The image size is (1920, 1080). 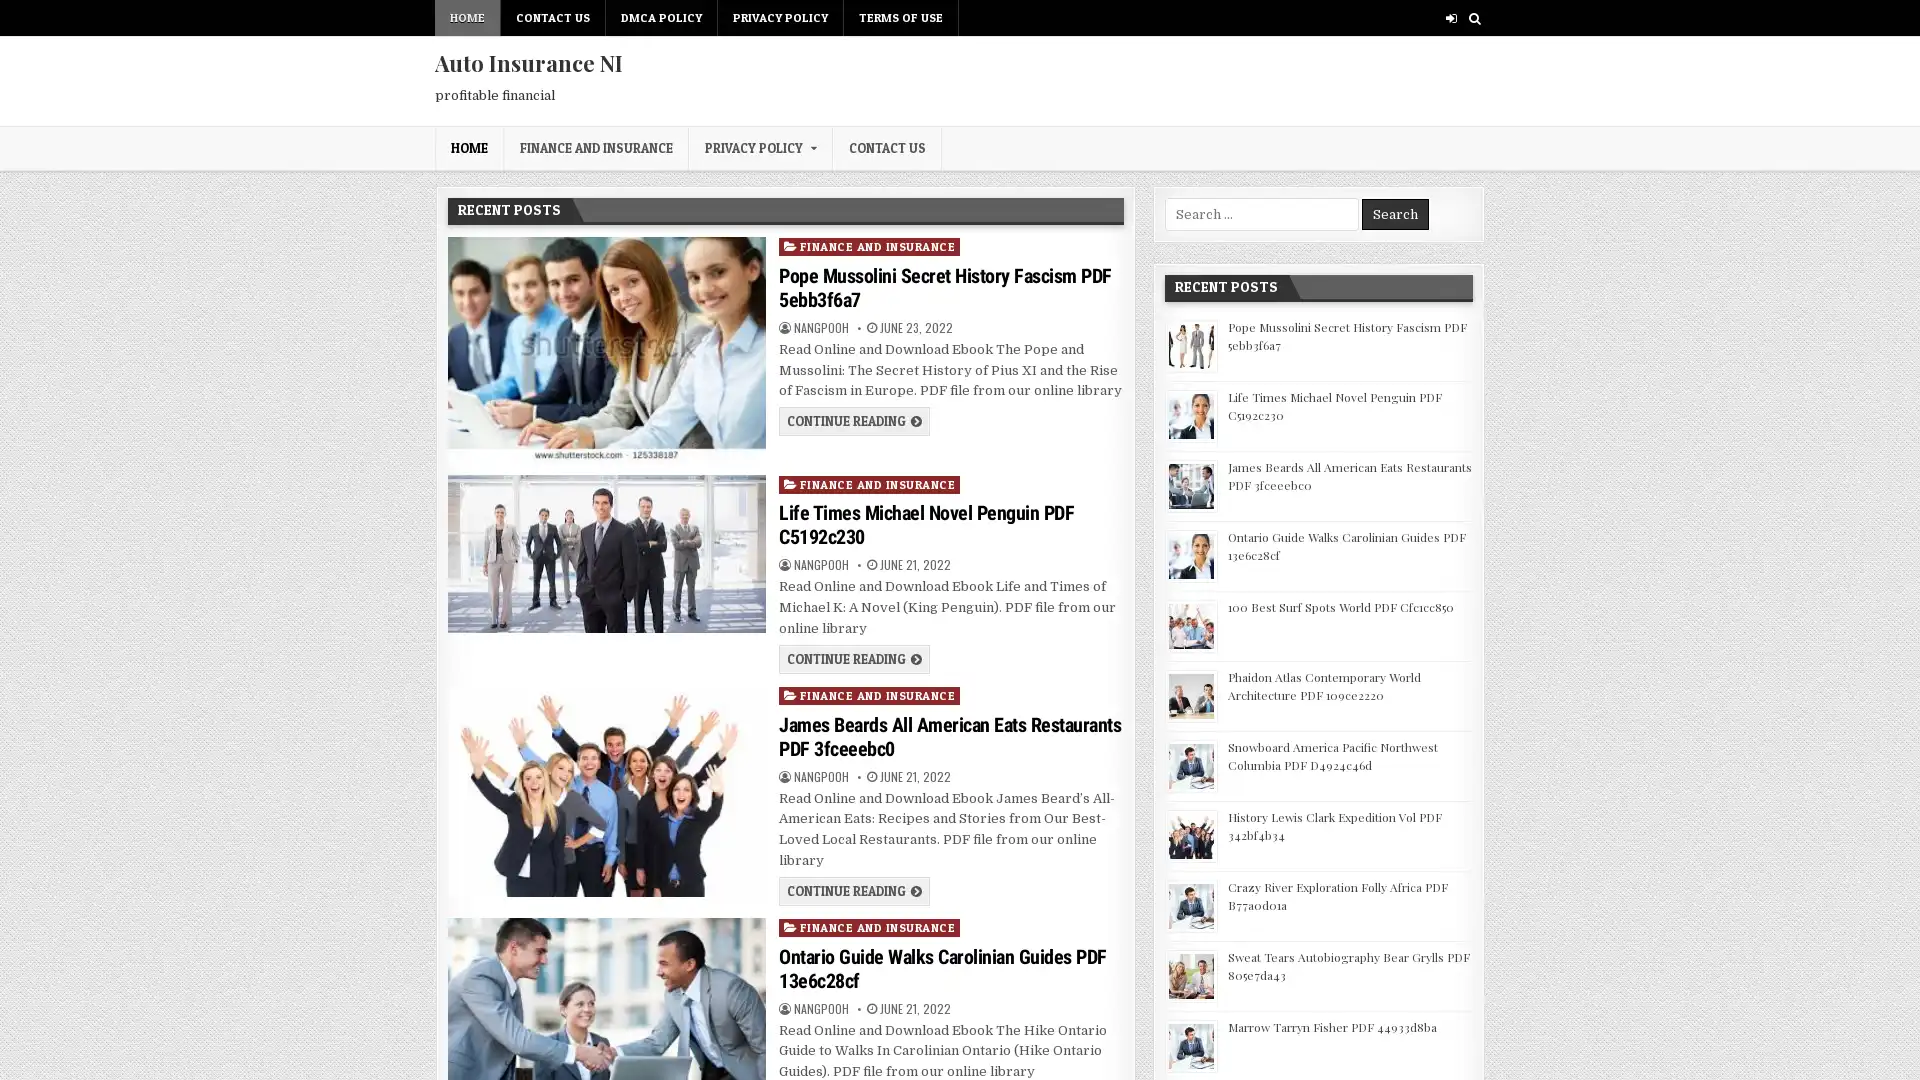 What do you see at coordinates (1394, 214) in the screenshot?
I see `Search` at bounding box center [1394, 214].